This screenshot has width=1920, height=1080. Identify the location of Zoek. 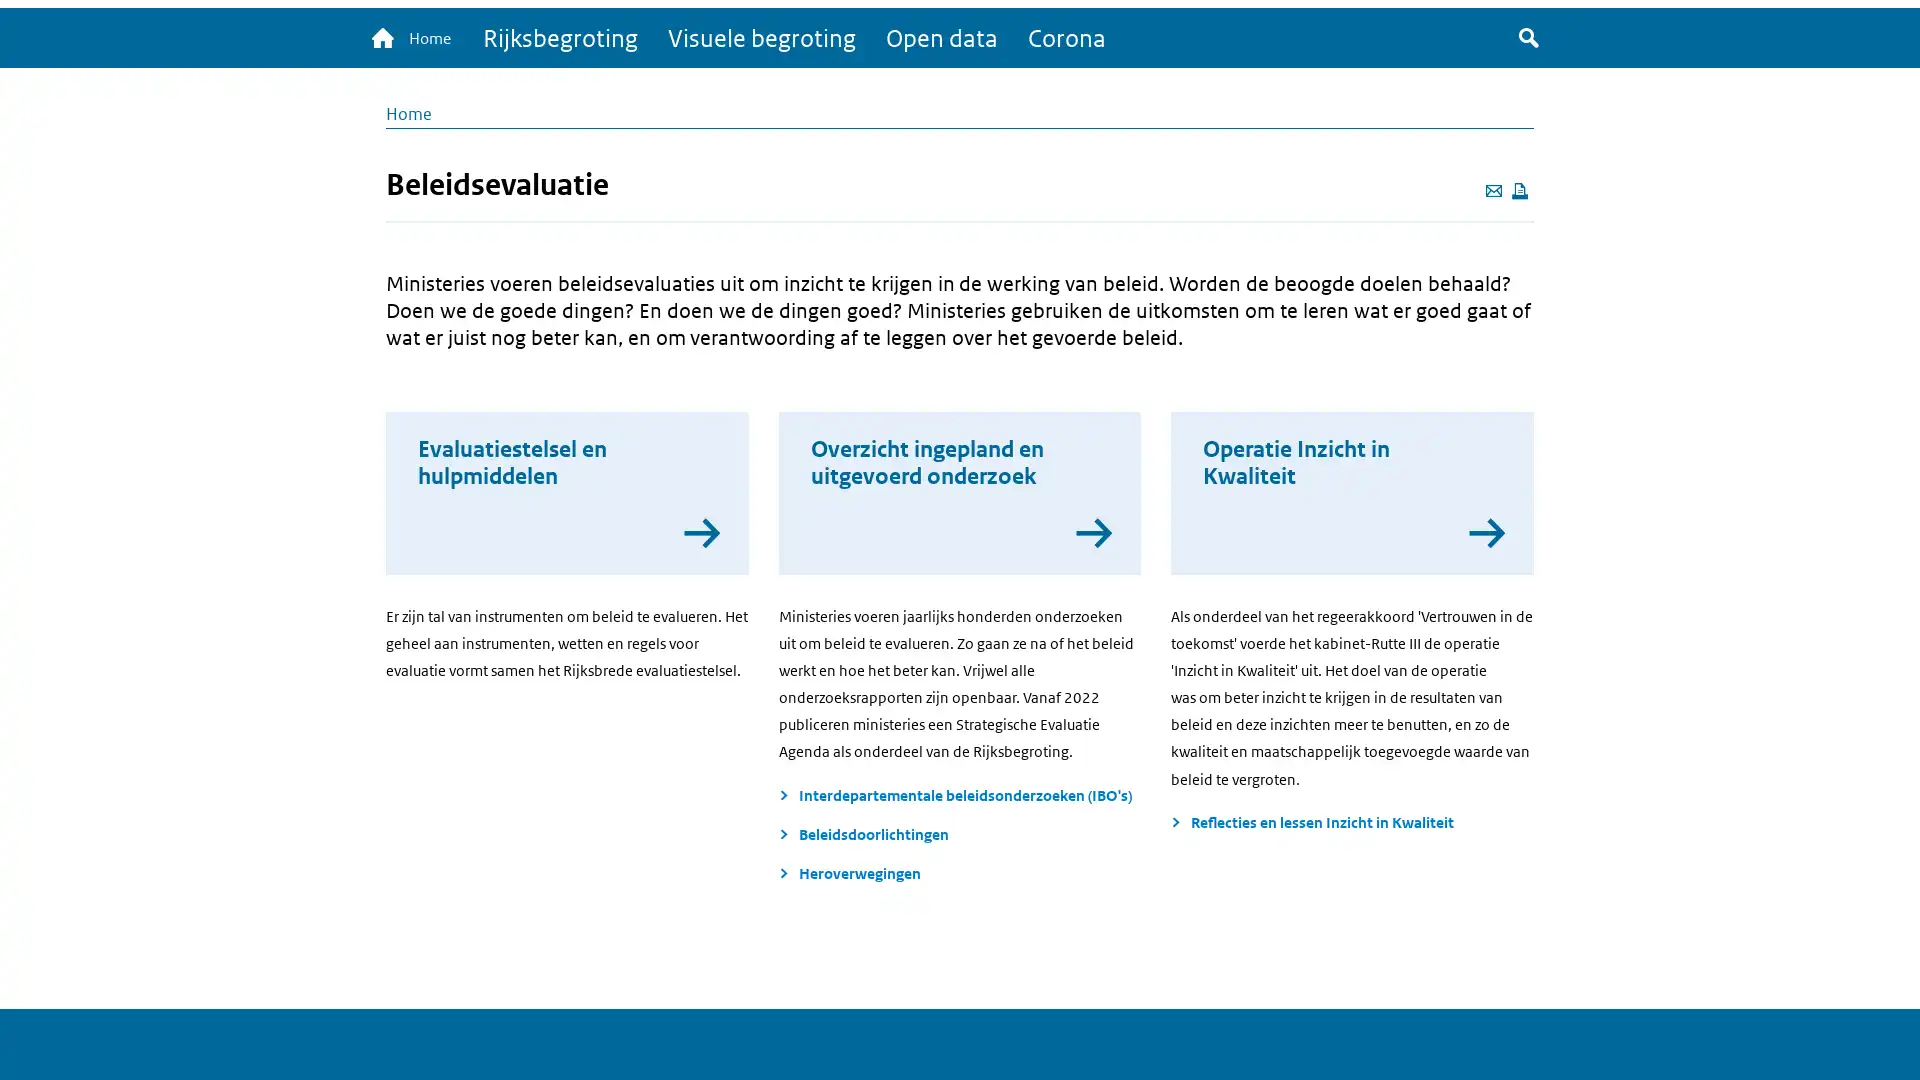
(1528, 39).